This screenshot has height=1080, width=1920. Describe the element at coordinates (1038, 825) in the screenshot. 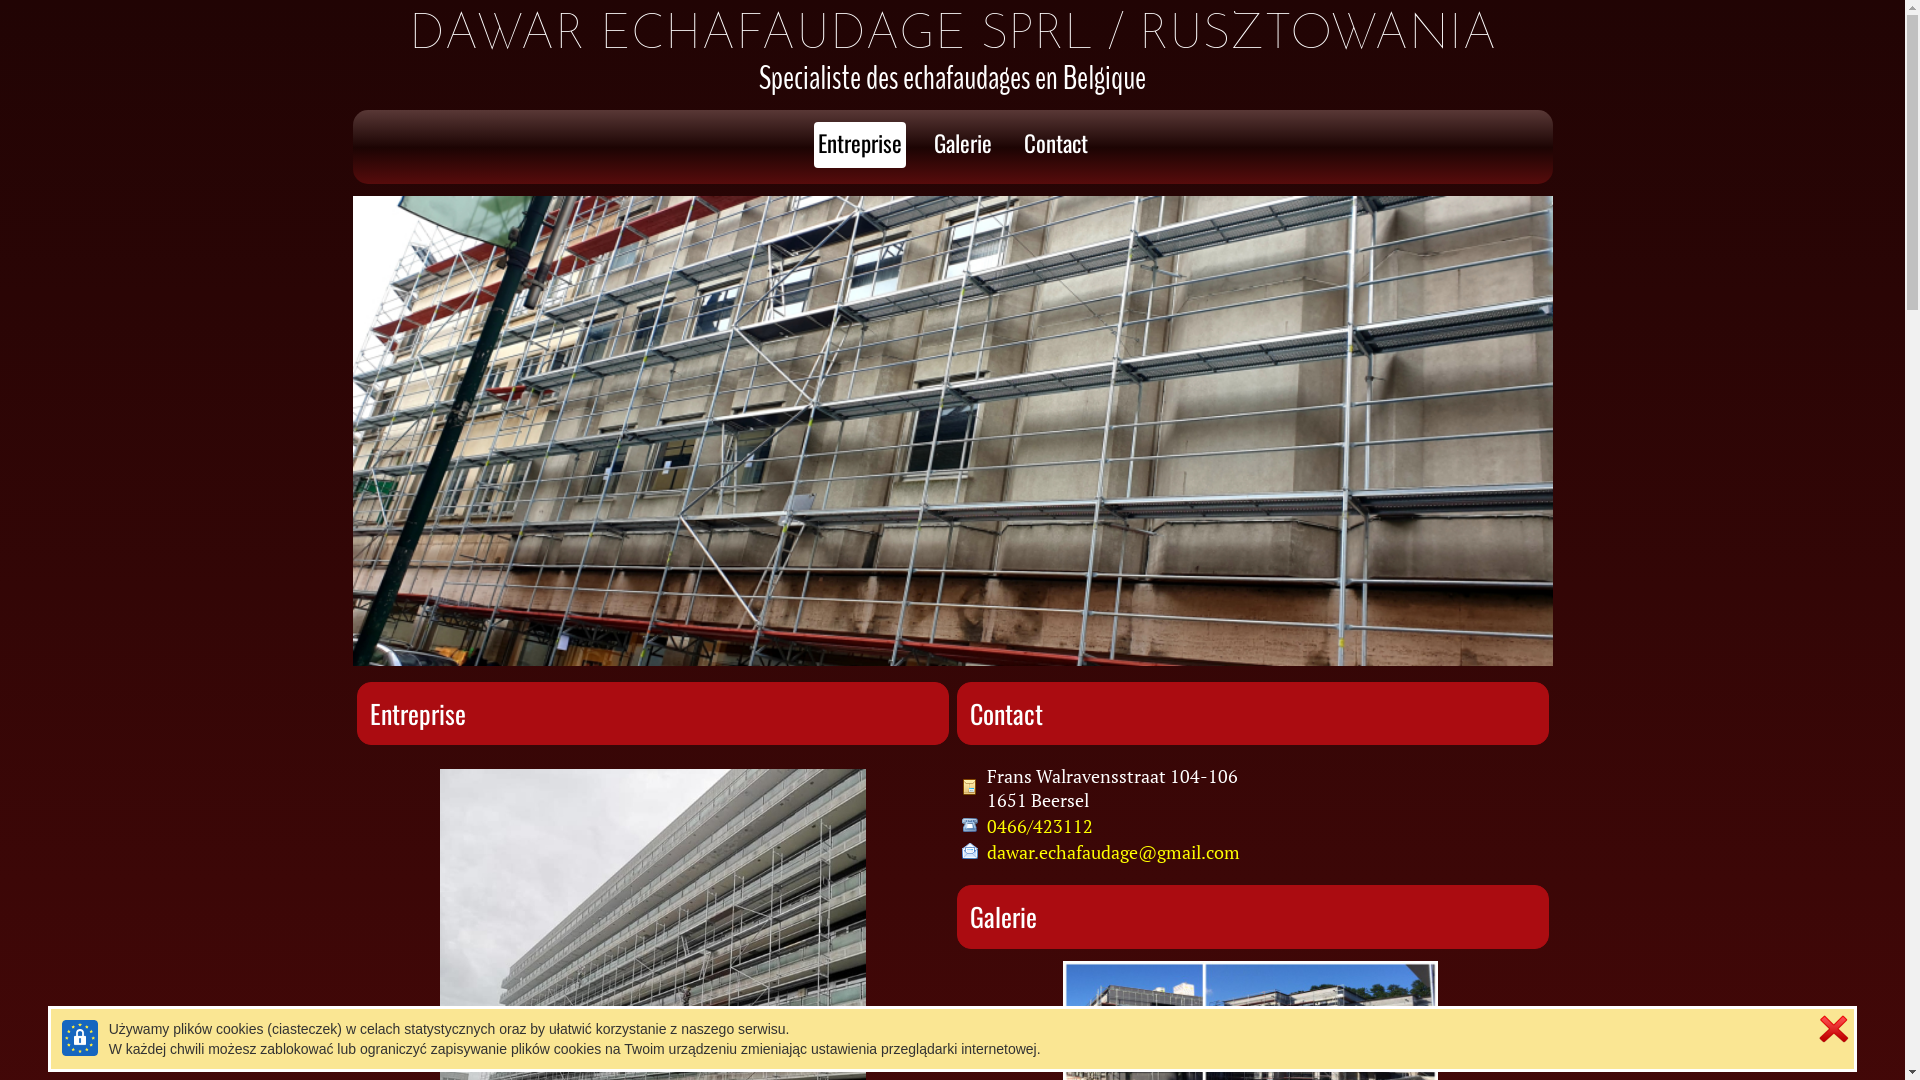

I see `'0466/423112'` at that location.